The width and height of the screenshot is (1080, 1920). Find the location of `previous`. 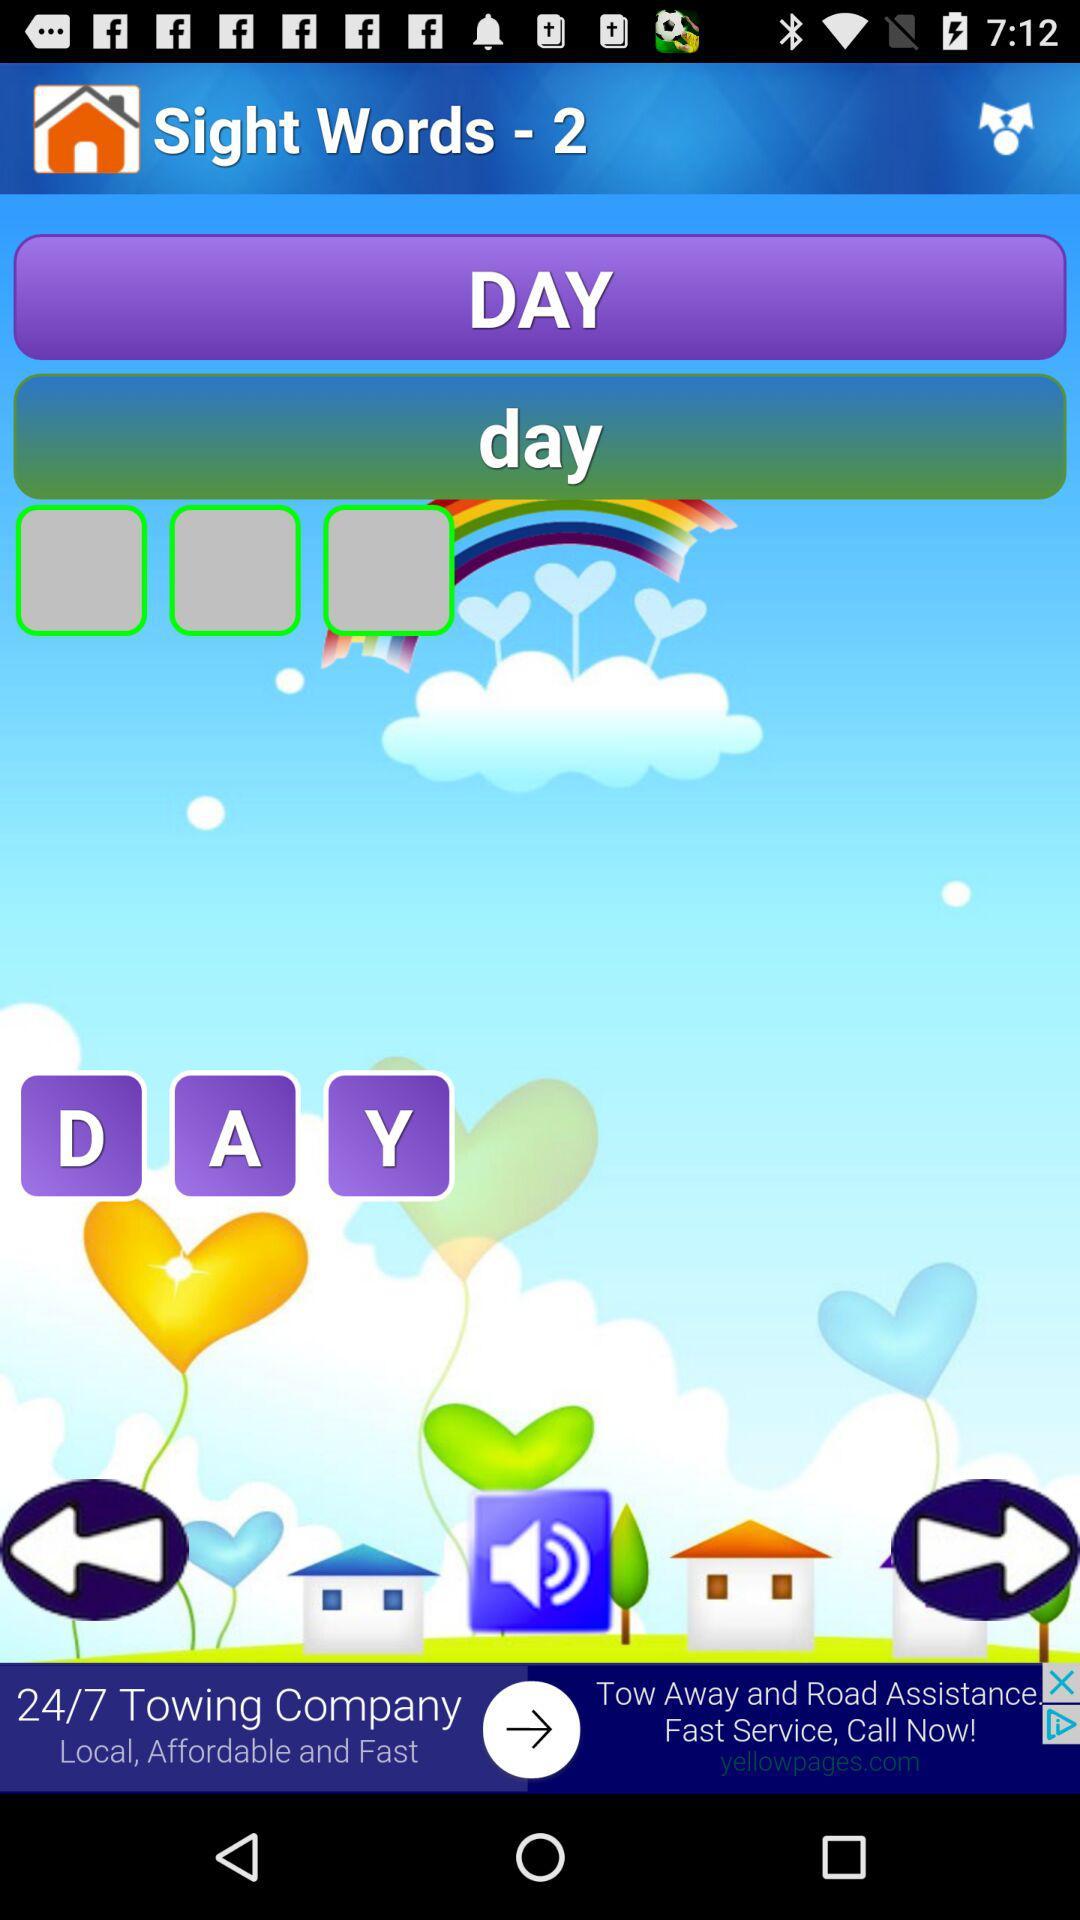

previous is located at coordinates (94, 1548).